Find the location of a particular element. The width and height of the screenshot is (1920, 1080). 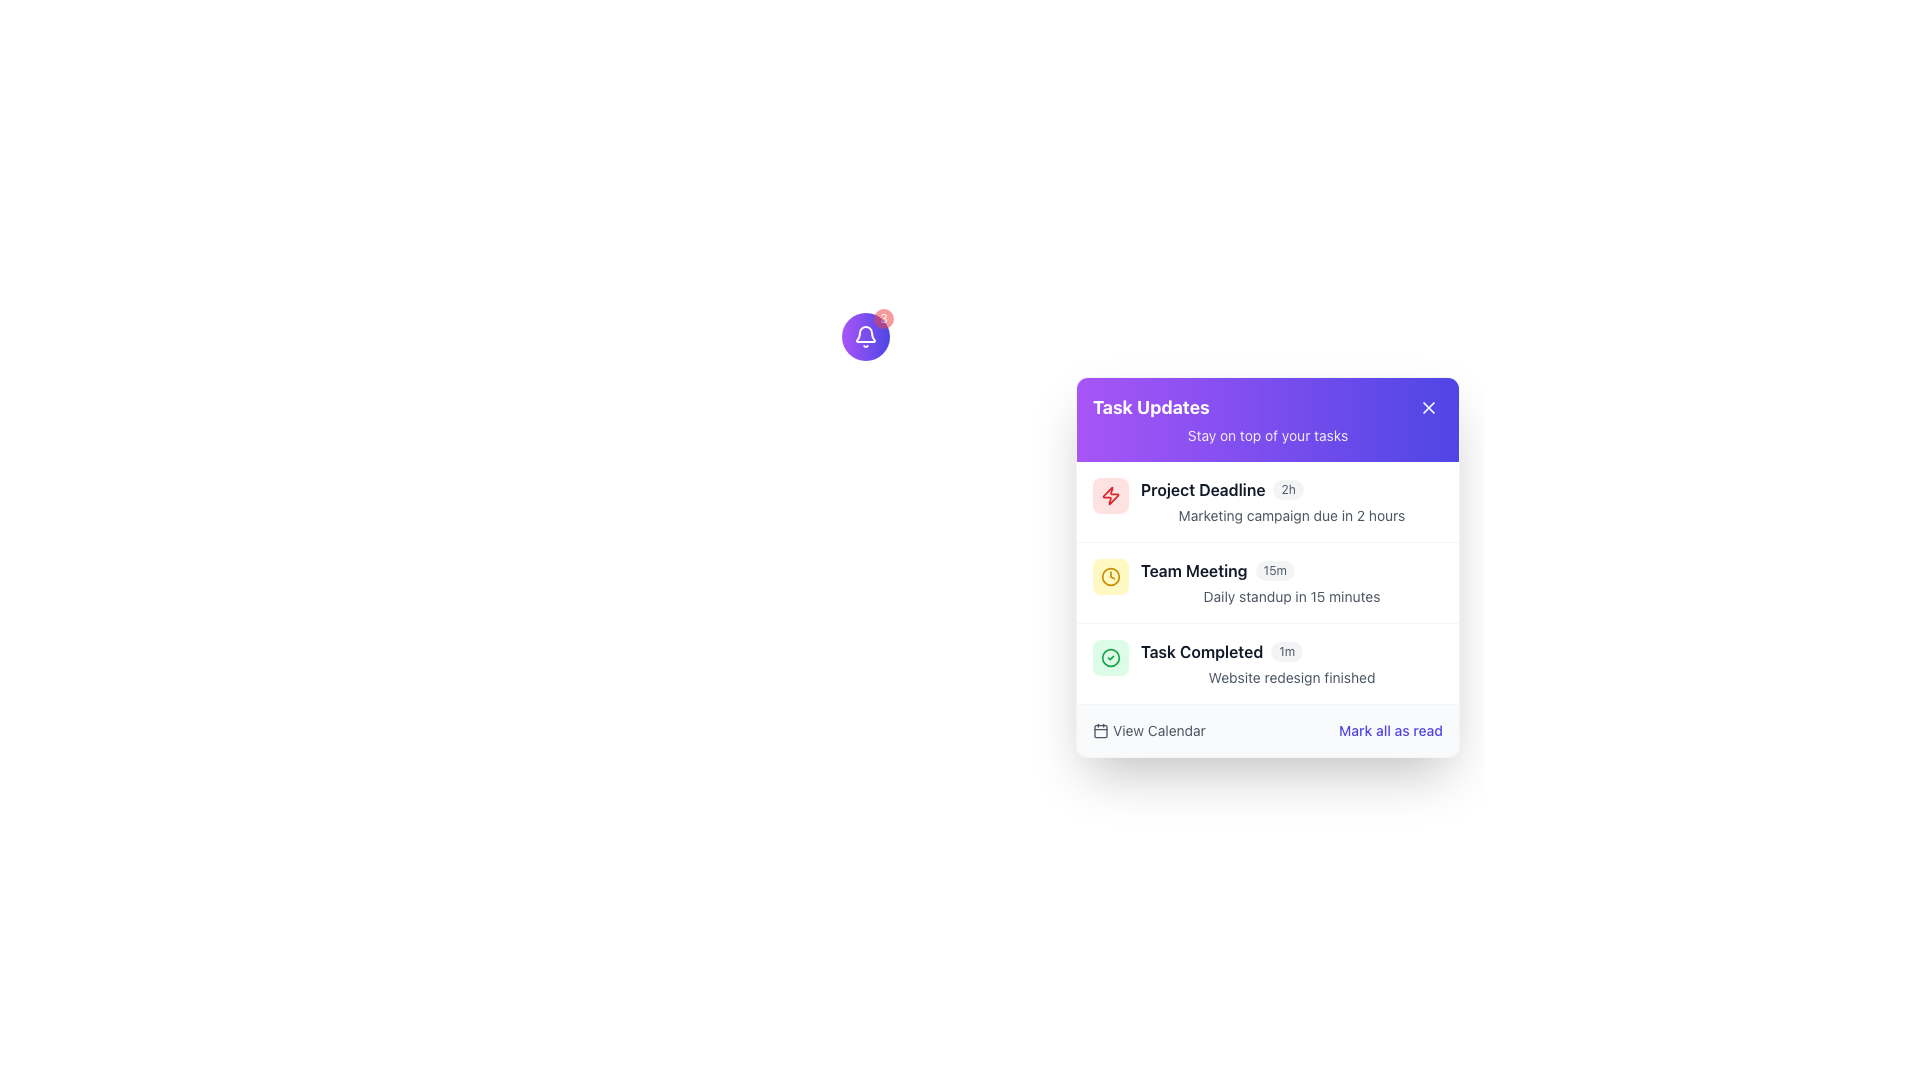

the heading element that serves as the title for the notification panel, positioned at the top-left corner of the notification popup is located at coordinates (1151, 407).